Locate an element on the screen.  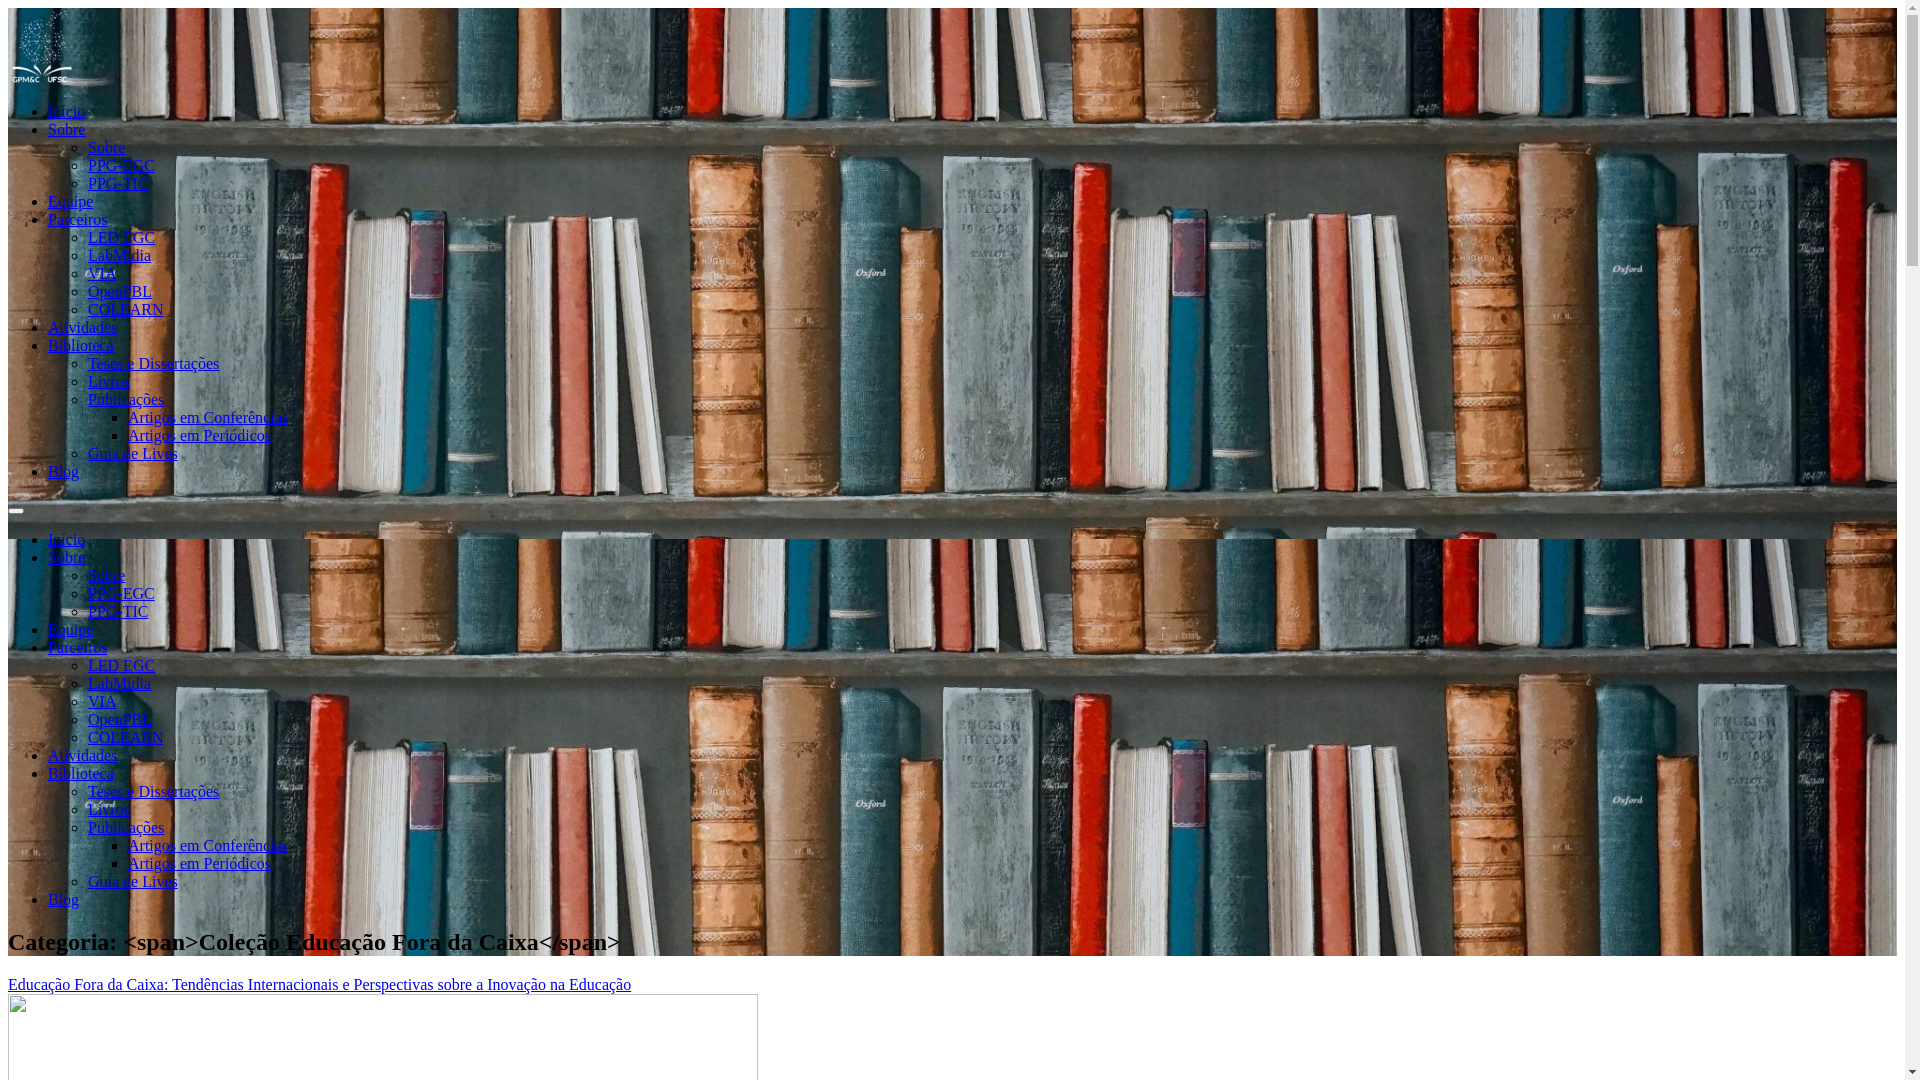
'VIA' is located at coordinates (86, 273).